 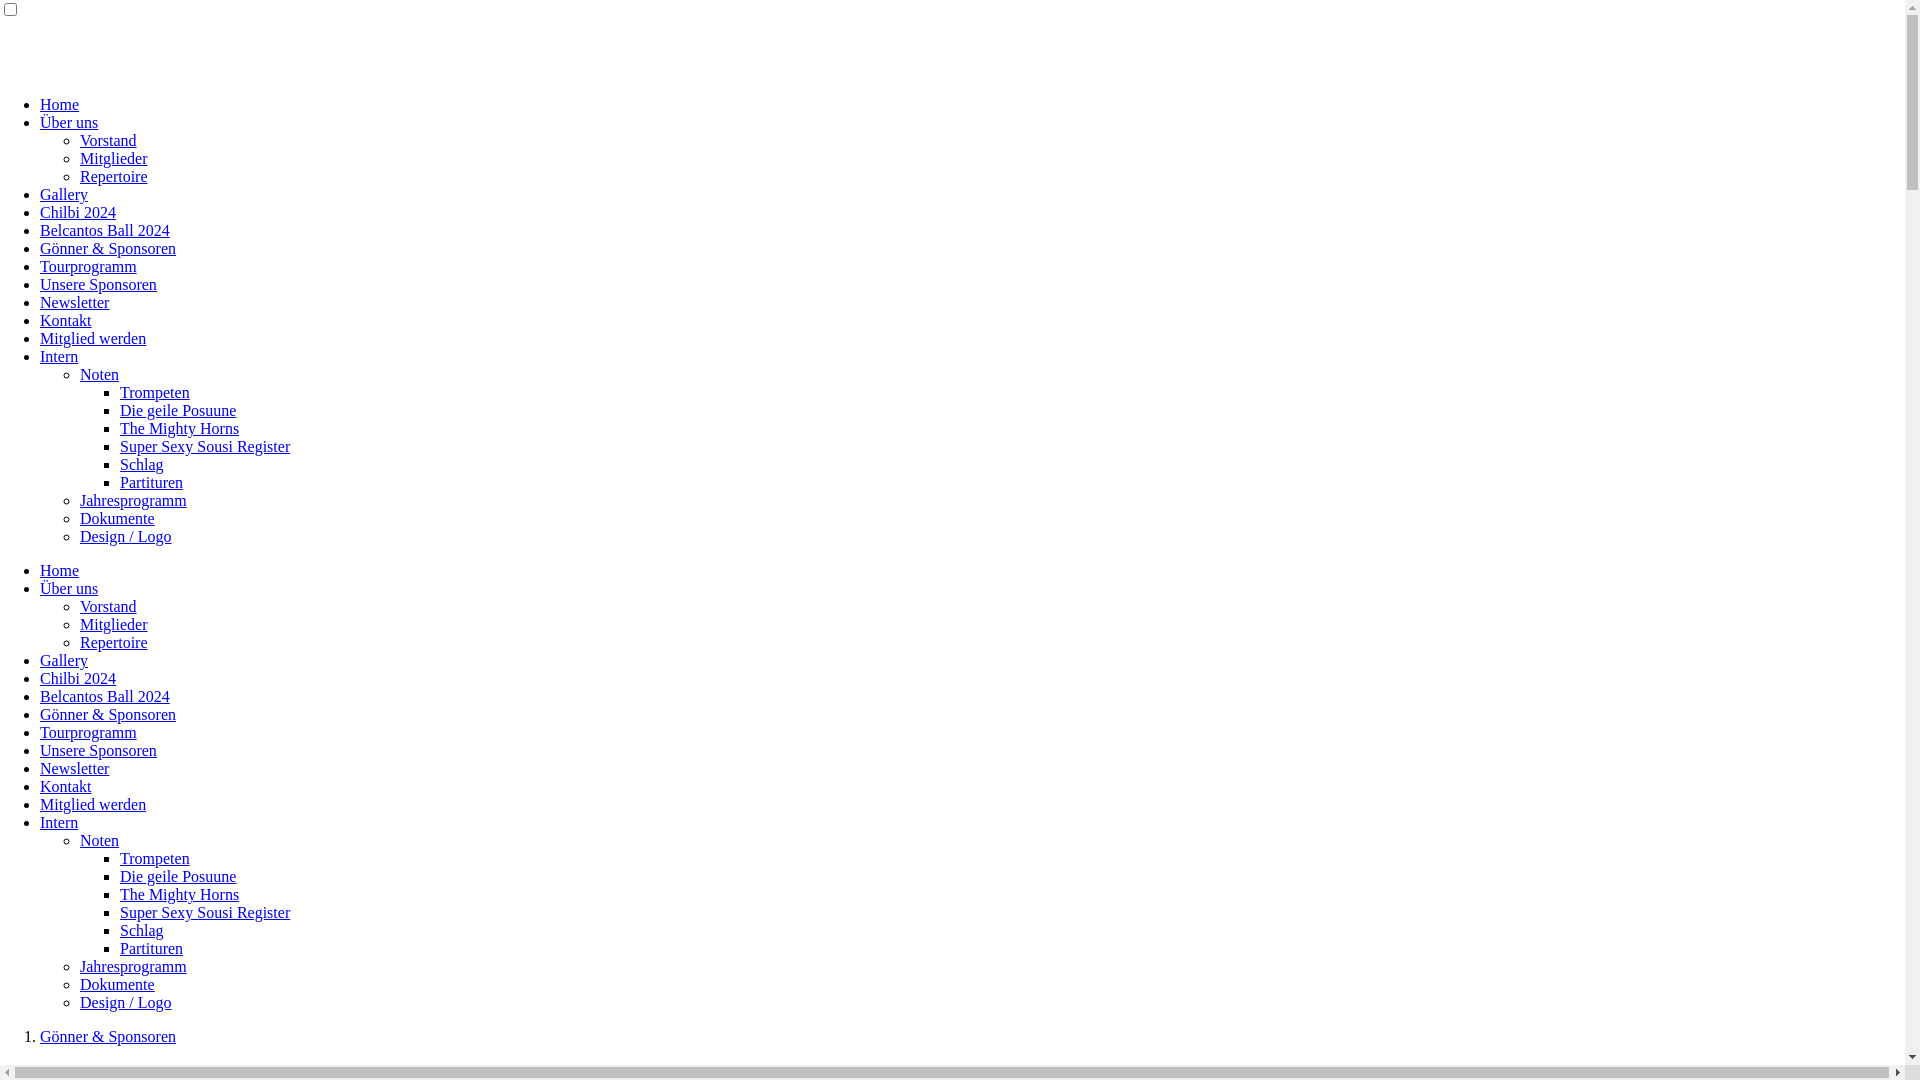 What do you see at coordinates (177, 875) in the screenshot?
I see `'Die geile Posuune'` at bounding box center [177, 875].